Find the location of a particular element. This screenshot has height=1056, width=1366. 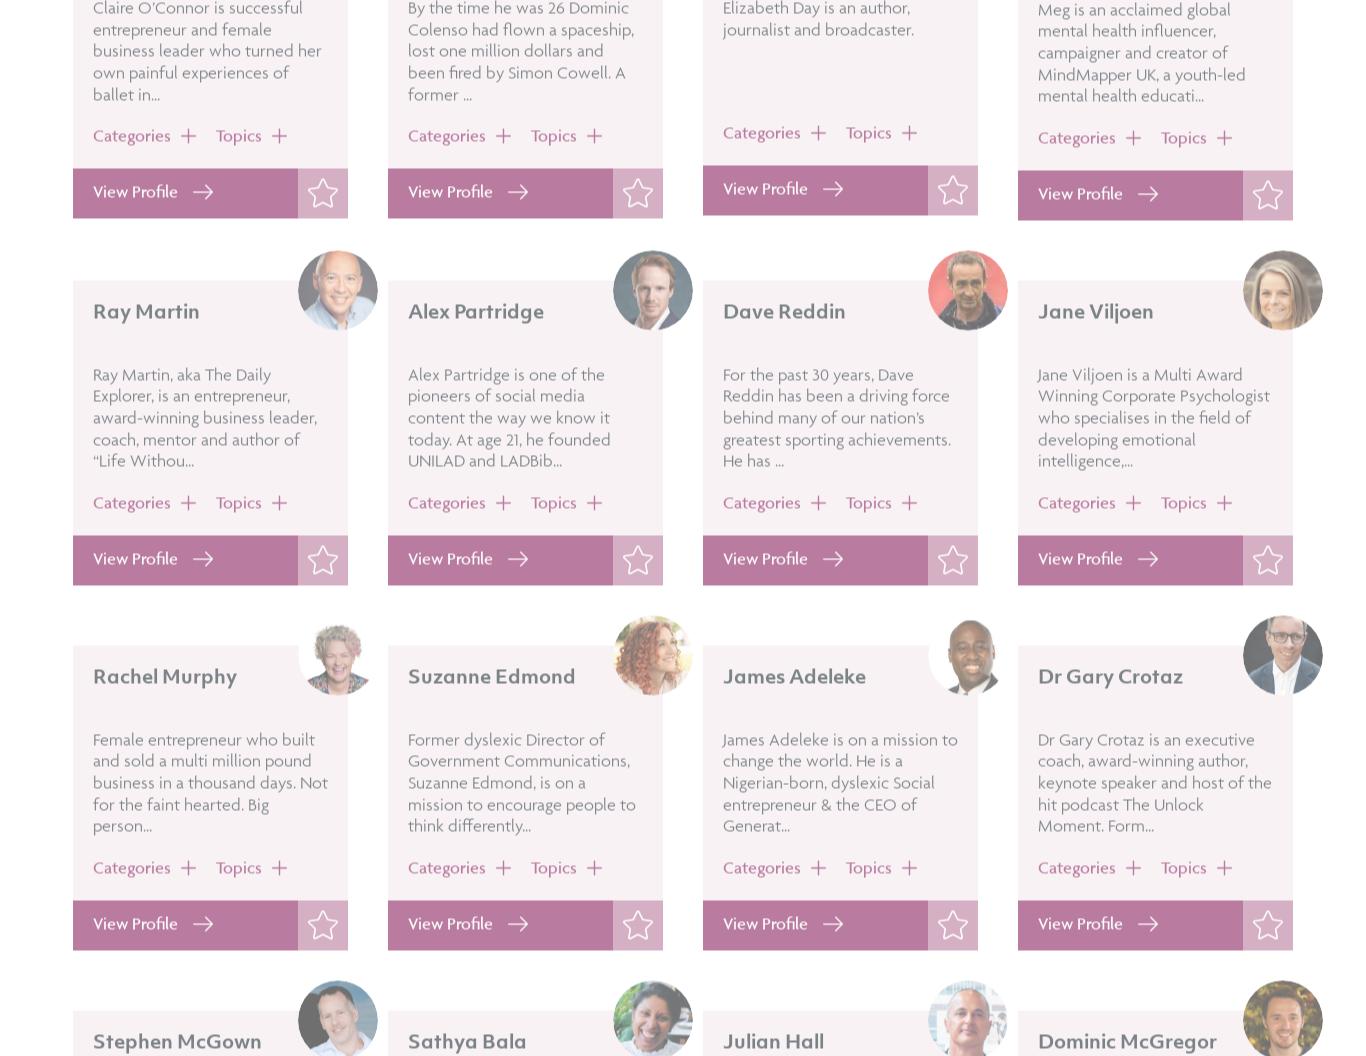

'James Adeleke is on a mission to change the world. He is a Nigerian-born, dyslexic Social entrepreneur & the CEO of Generat...' is located at coordinates (839, 838).